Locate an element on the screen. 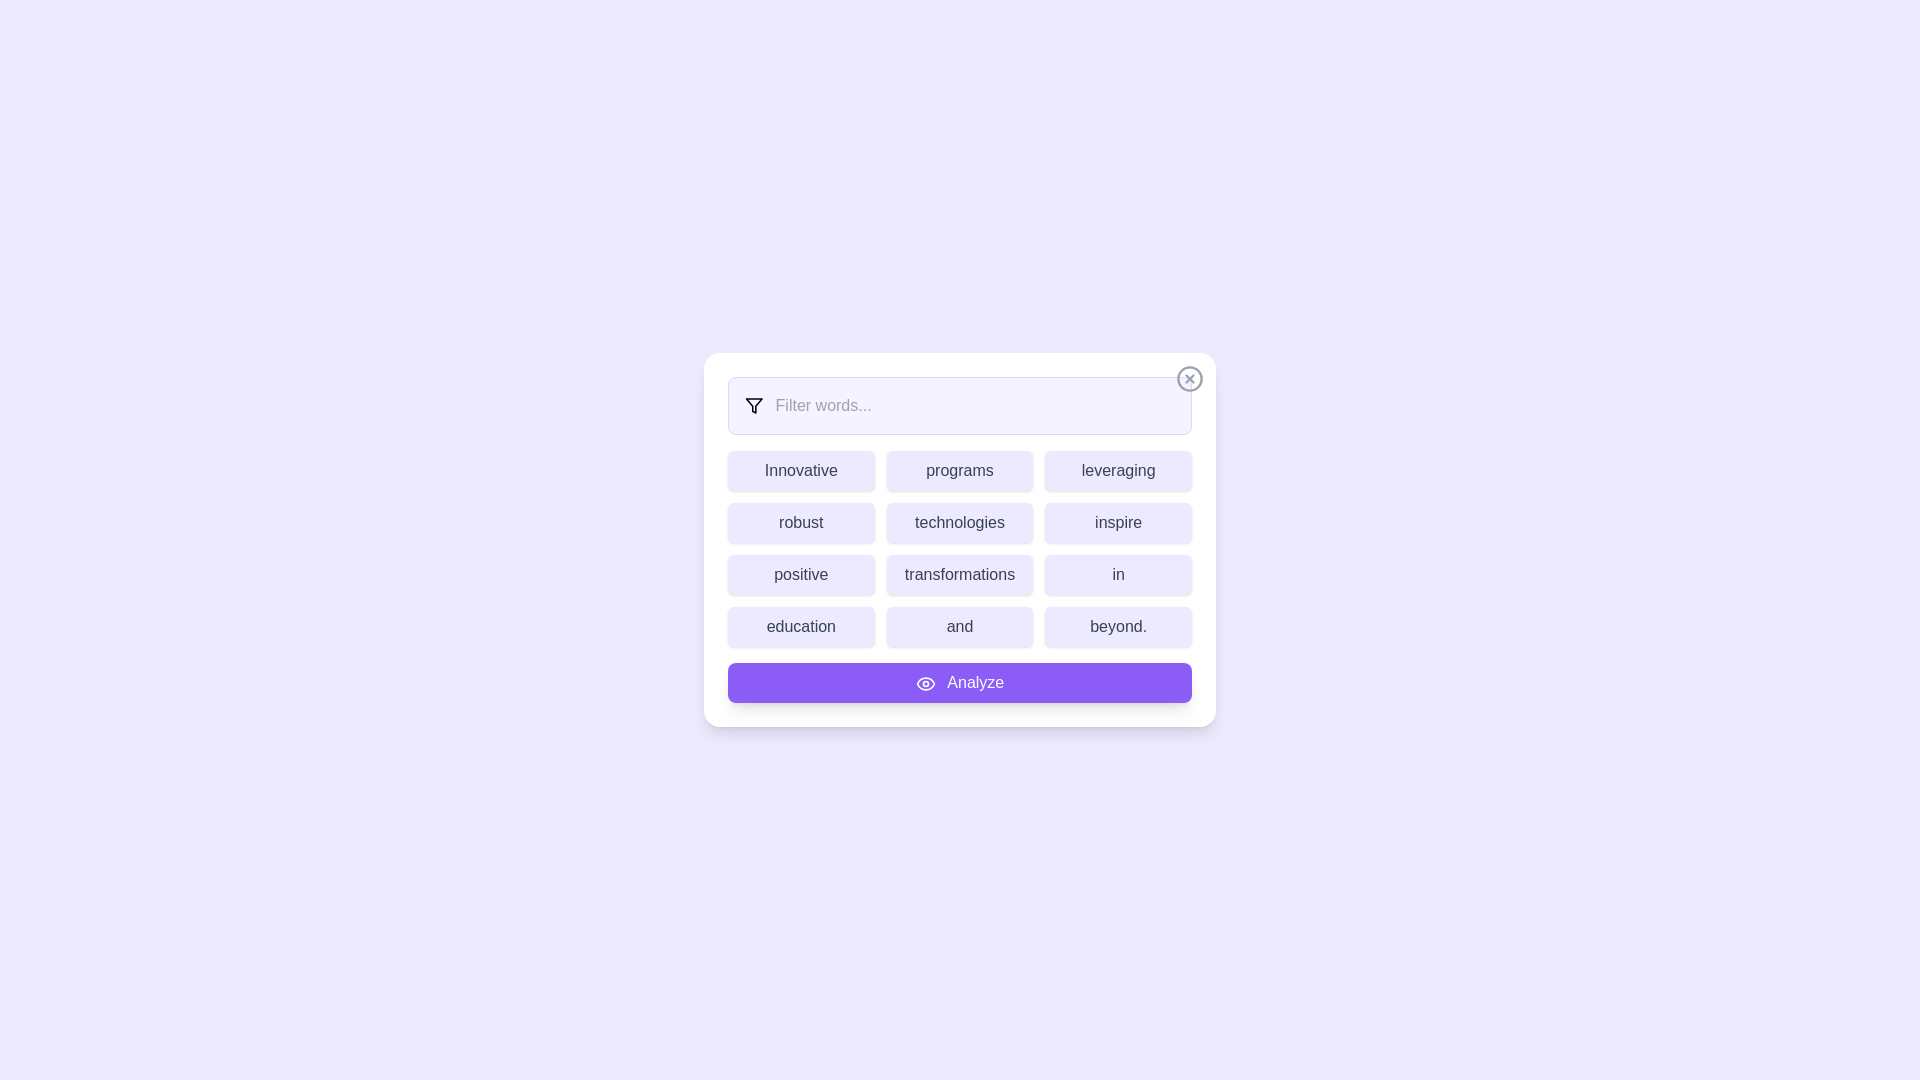 This screenshot has width=1920, height=1080. the word Innovative to highlight it is located at coordinates (801, 470).